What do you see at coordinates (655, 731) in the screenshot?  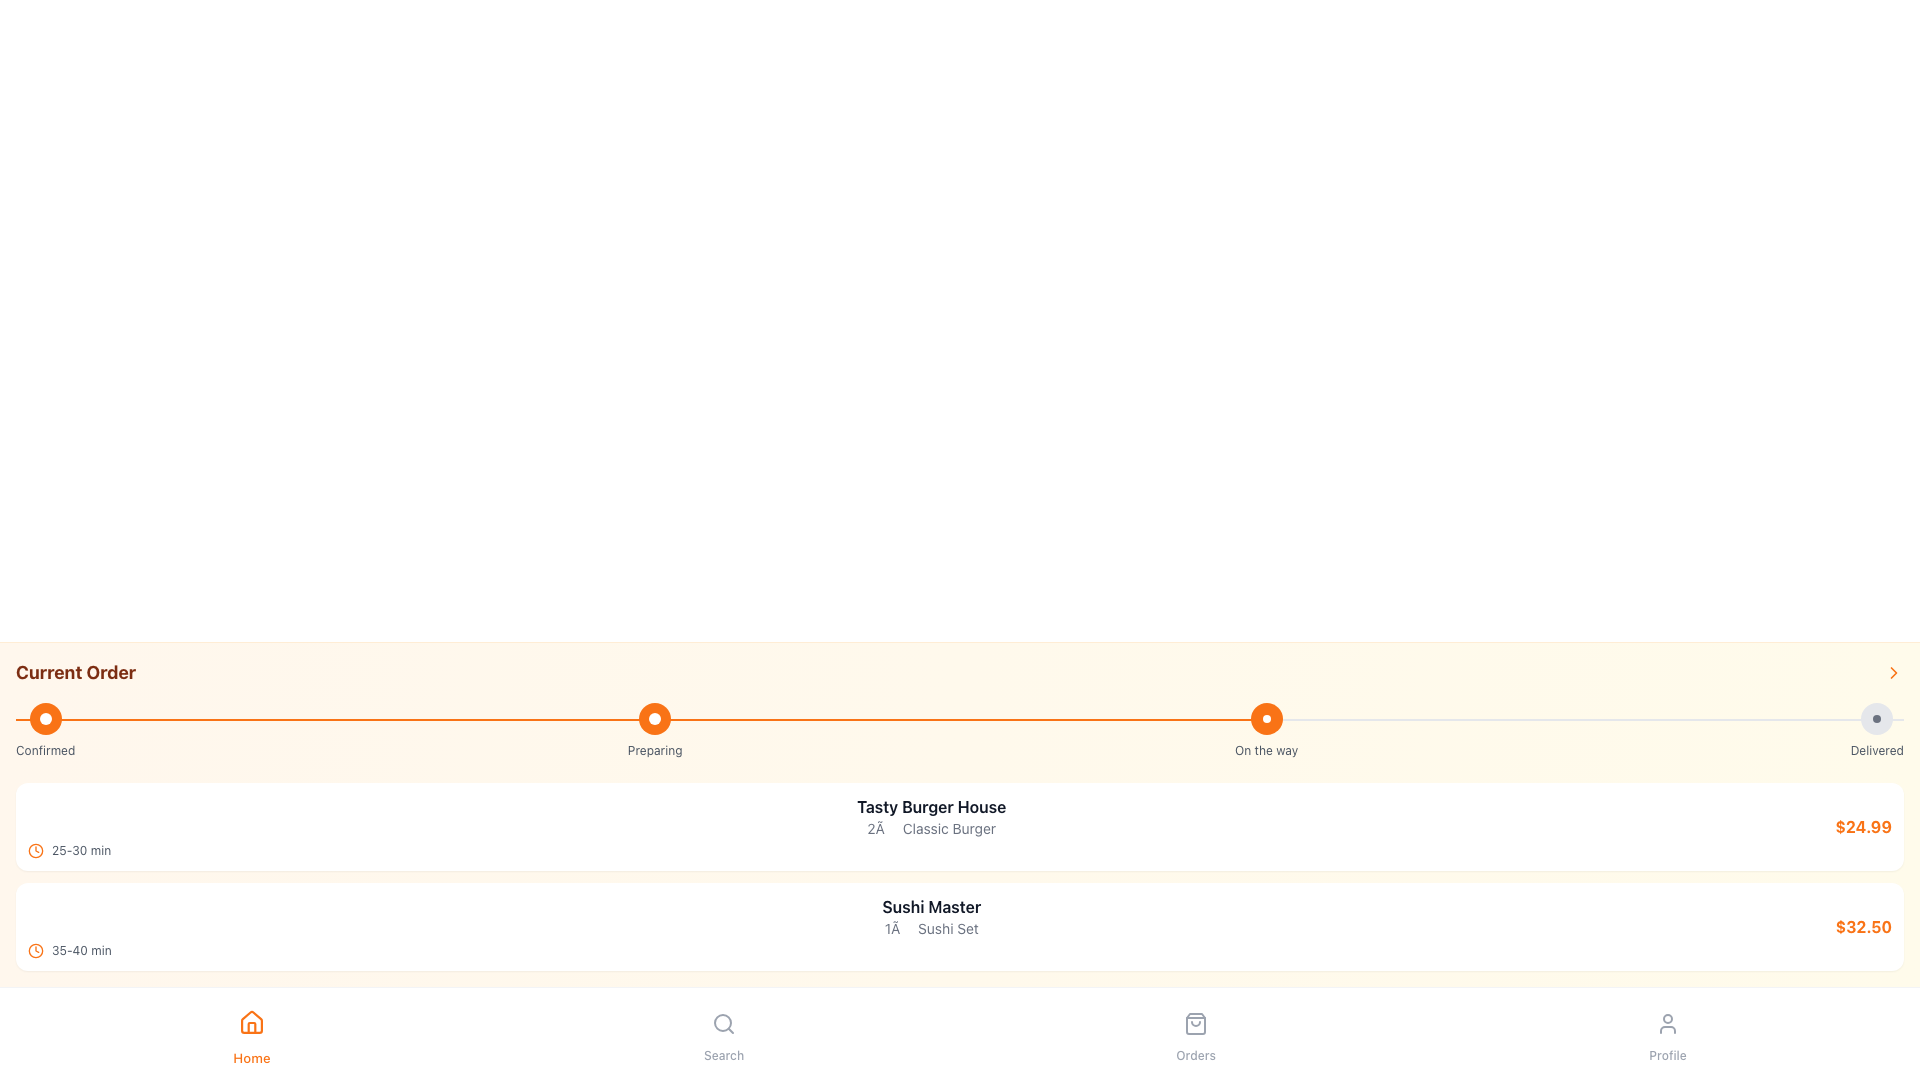 I see `the circular orange status indicator with the text 'Preparing' below it, which is the second element in a sequence of four status indicators` at bounding box center [655, 731].